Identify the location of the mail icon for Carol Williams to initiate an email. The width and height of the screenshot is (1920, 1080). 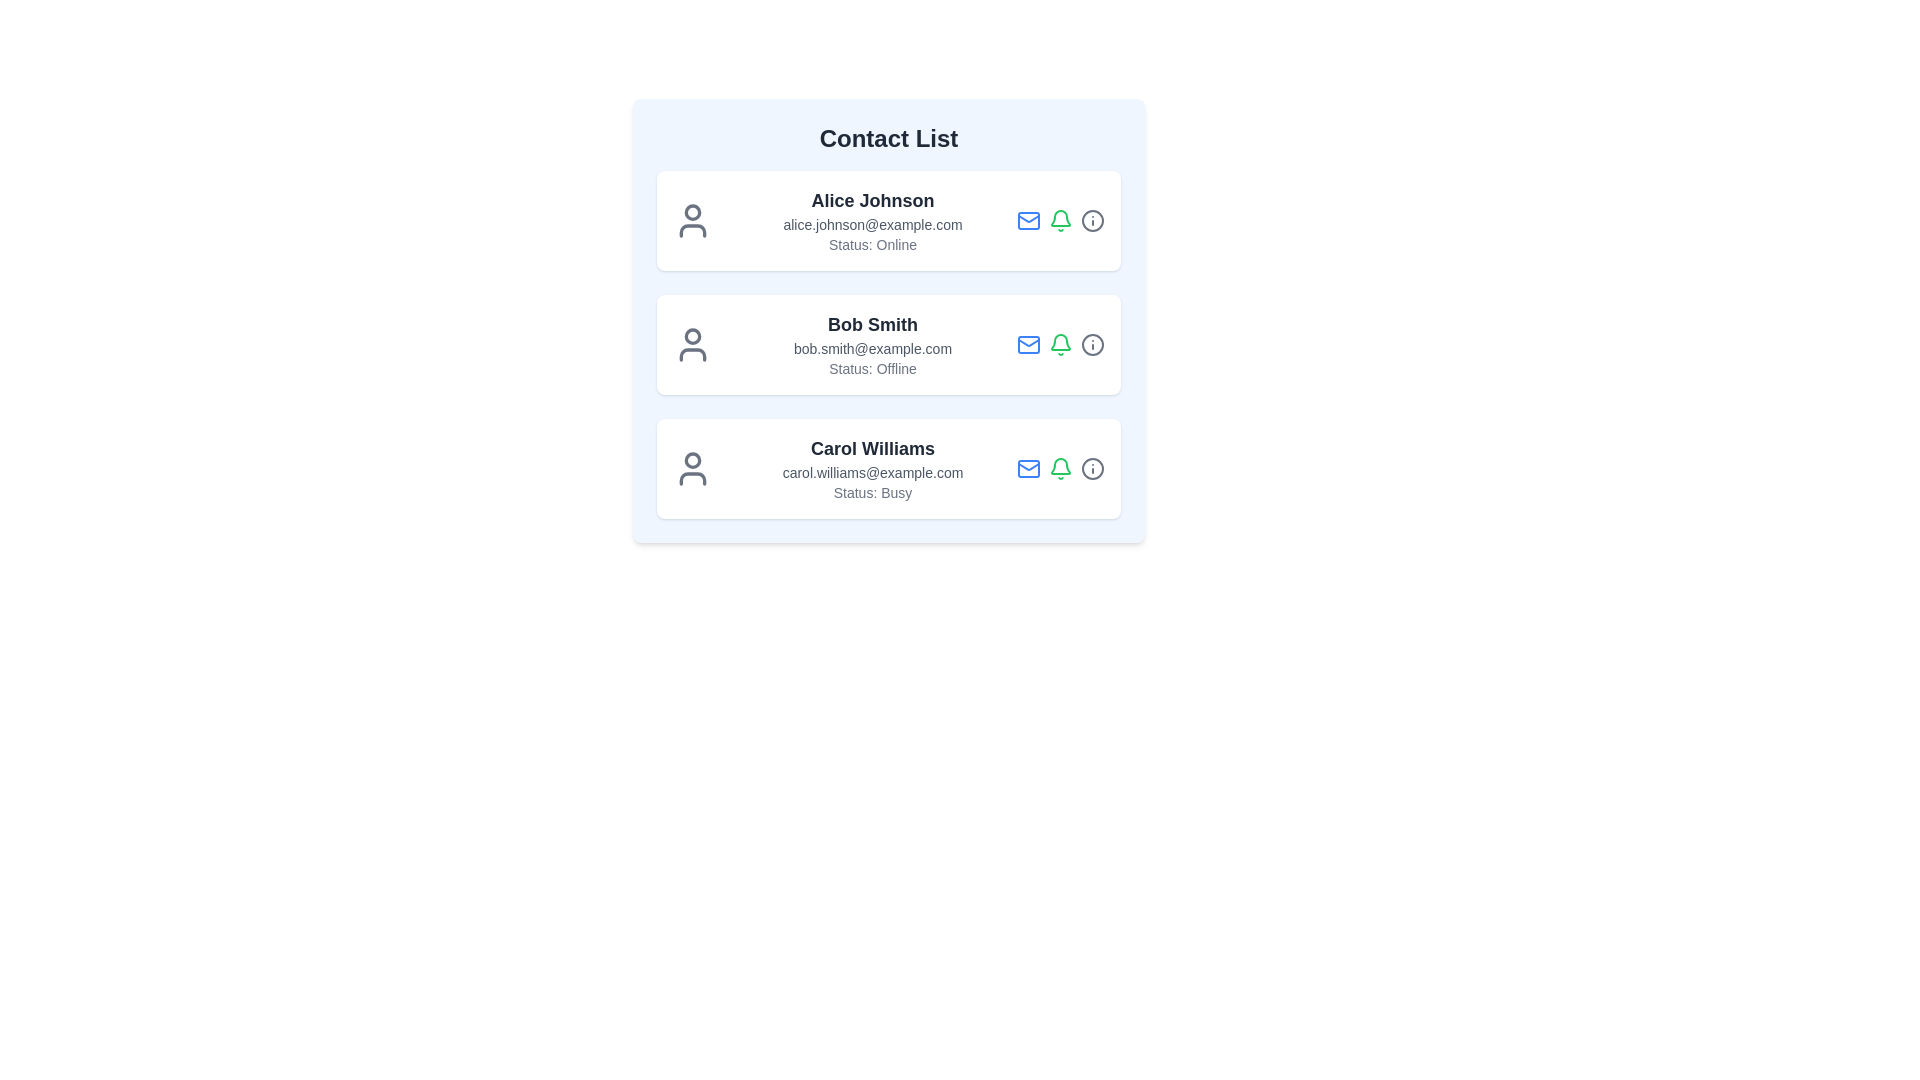
(1028, 469).